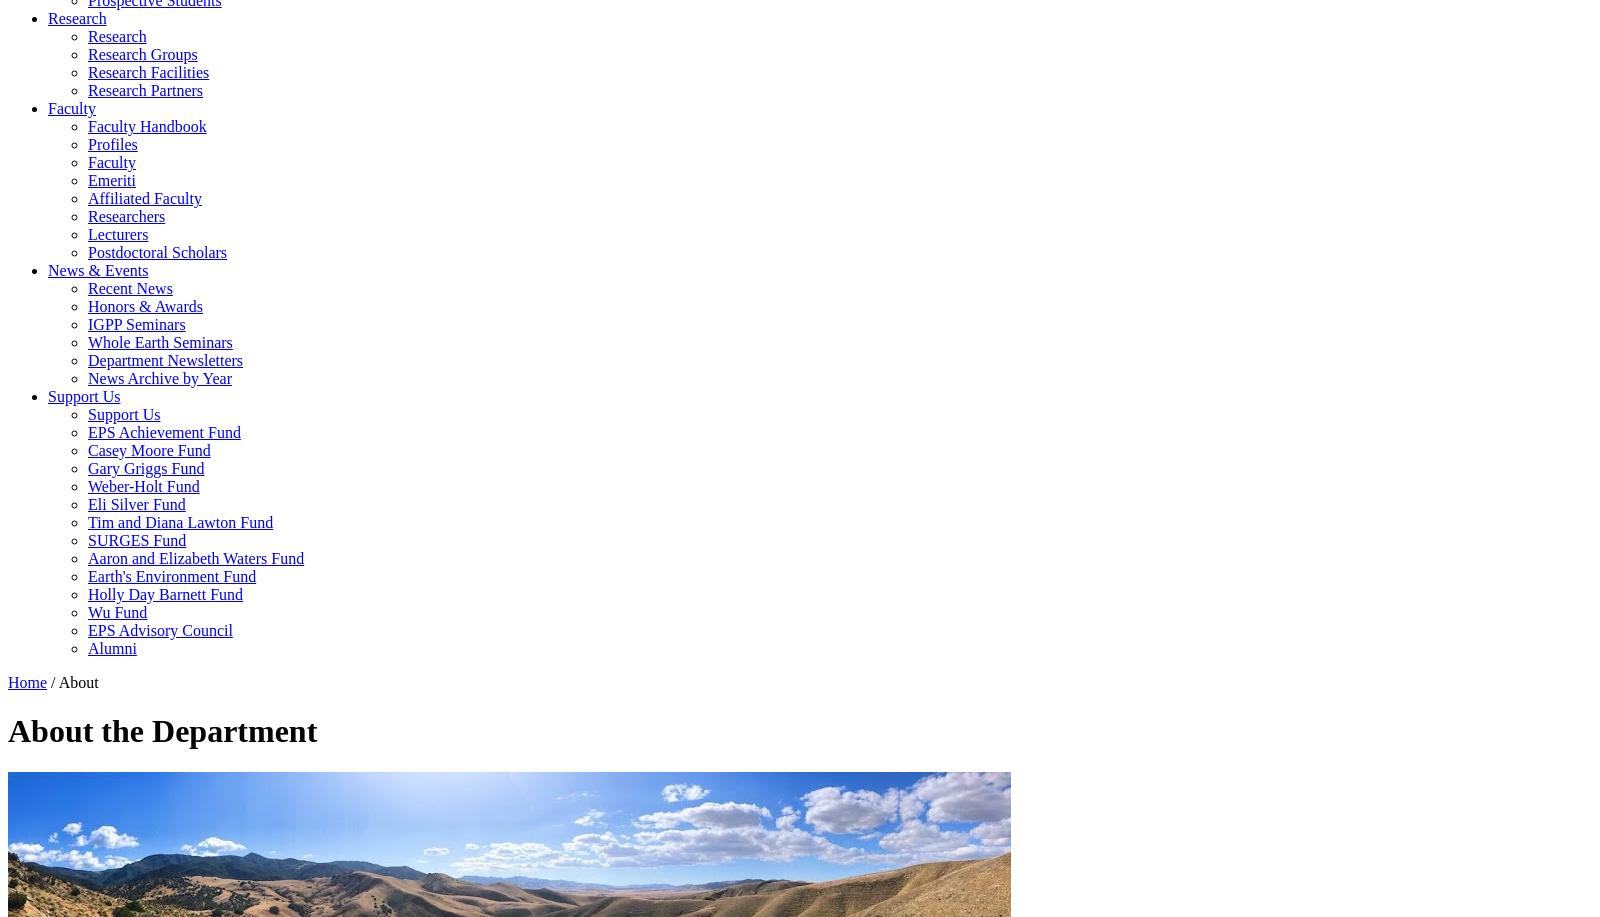  I want to click on 'SURGES Fund', so click(87, 540).